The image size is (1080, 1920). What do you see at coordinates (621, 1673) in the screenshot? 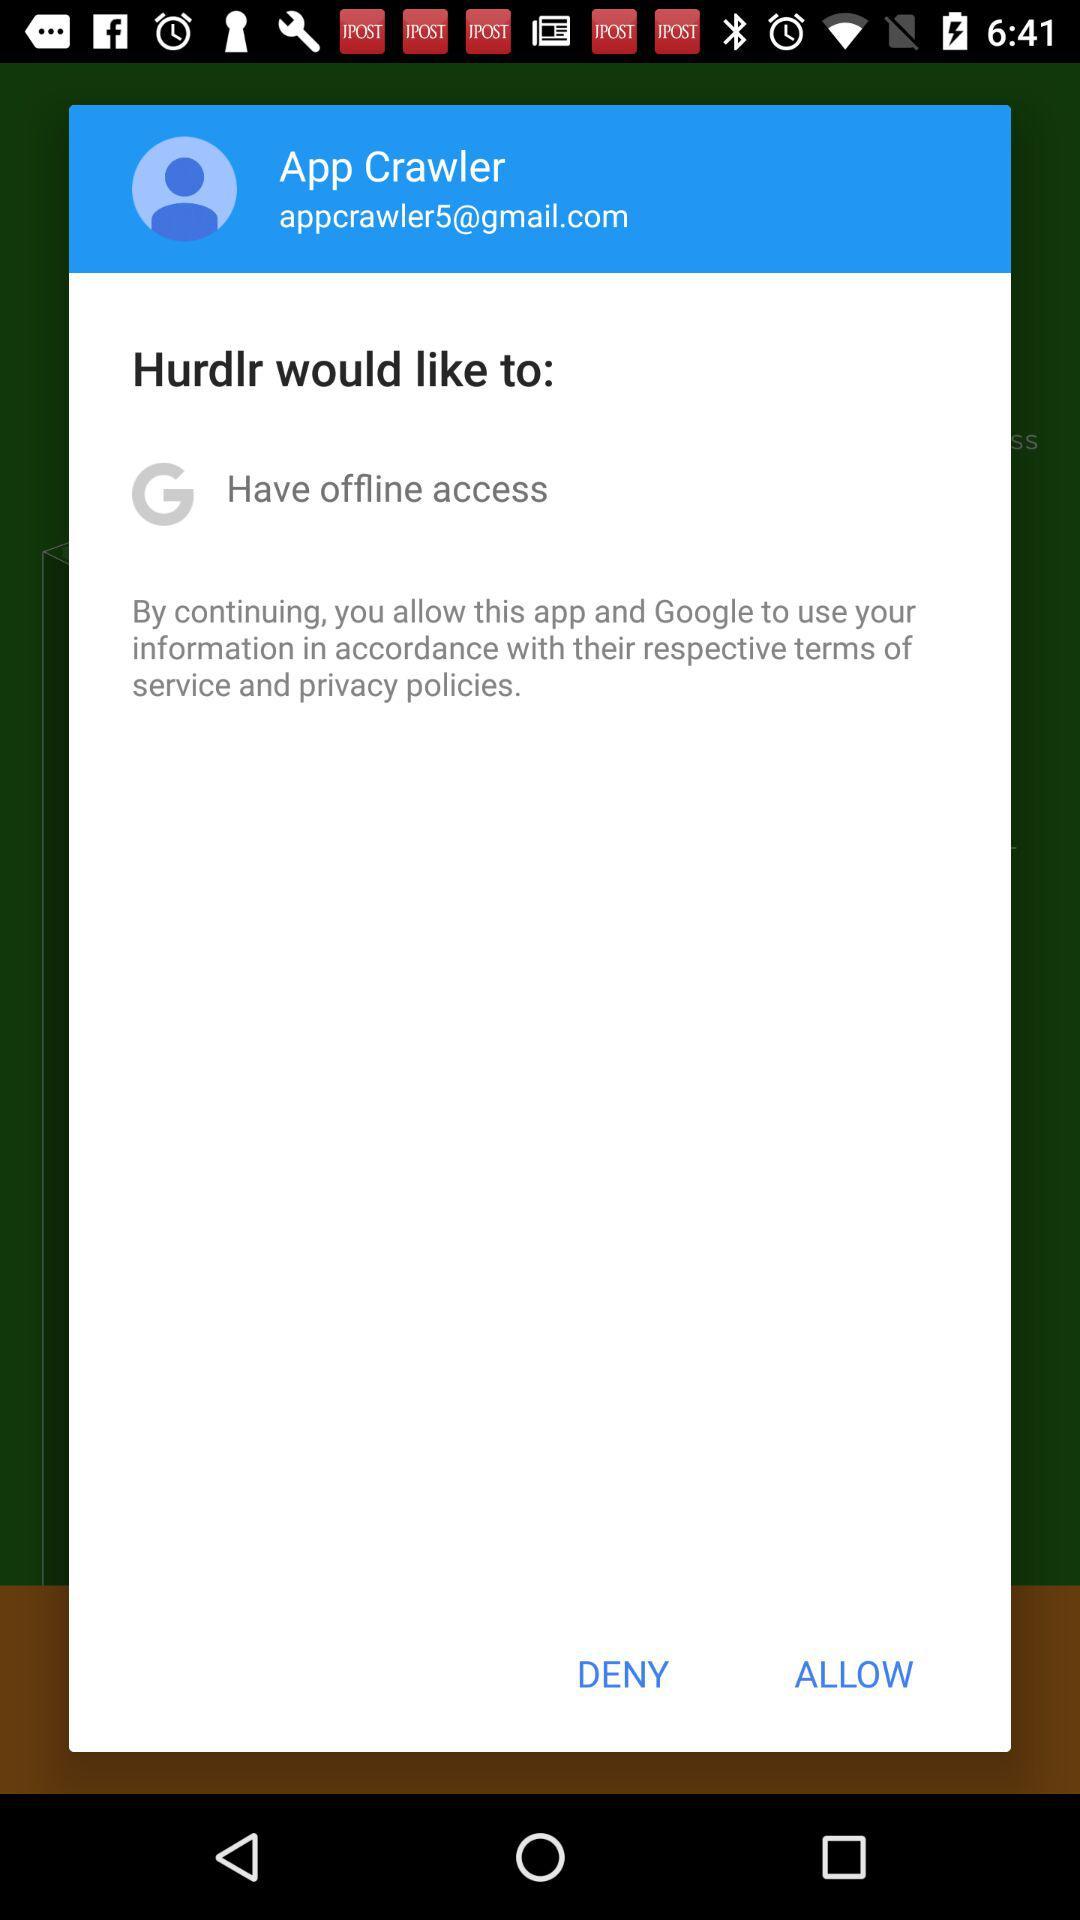
I see `deny` at bounding box center [621, 1673].